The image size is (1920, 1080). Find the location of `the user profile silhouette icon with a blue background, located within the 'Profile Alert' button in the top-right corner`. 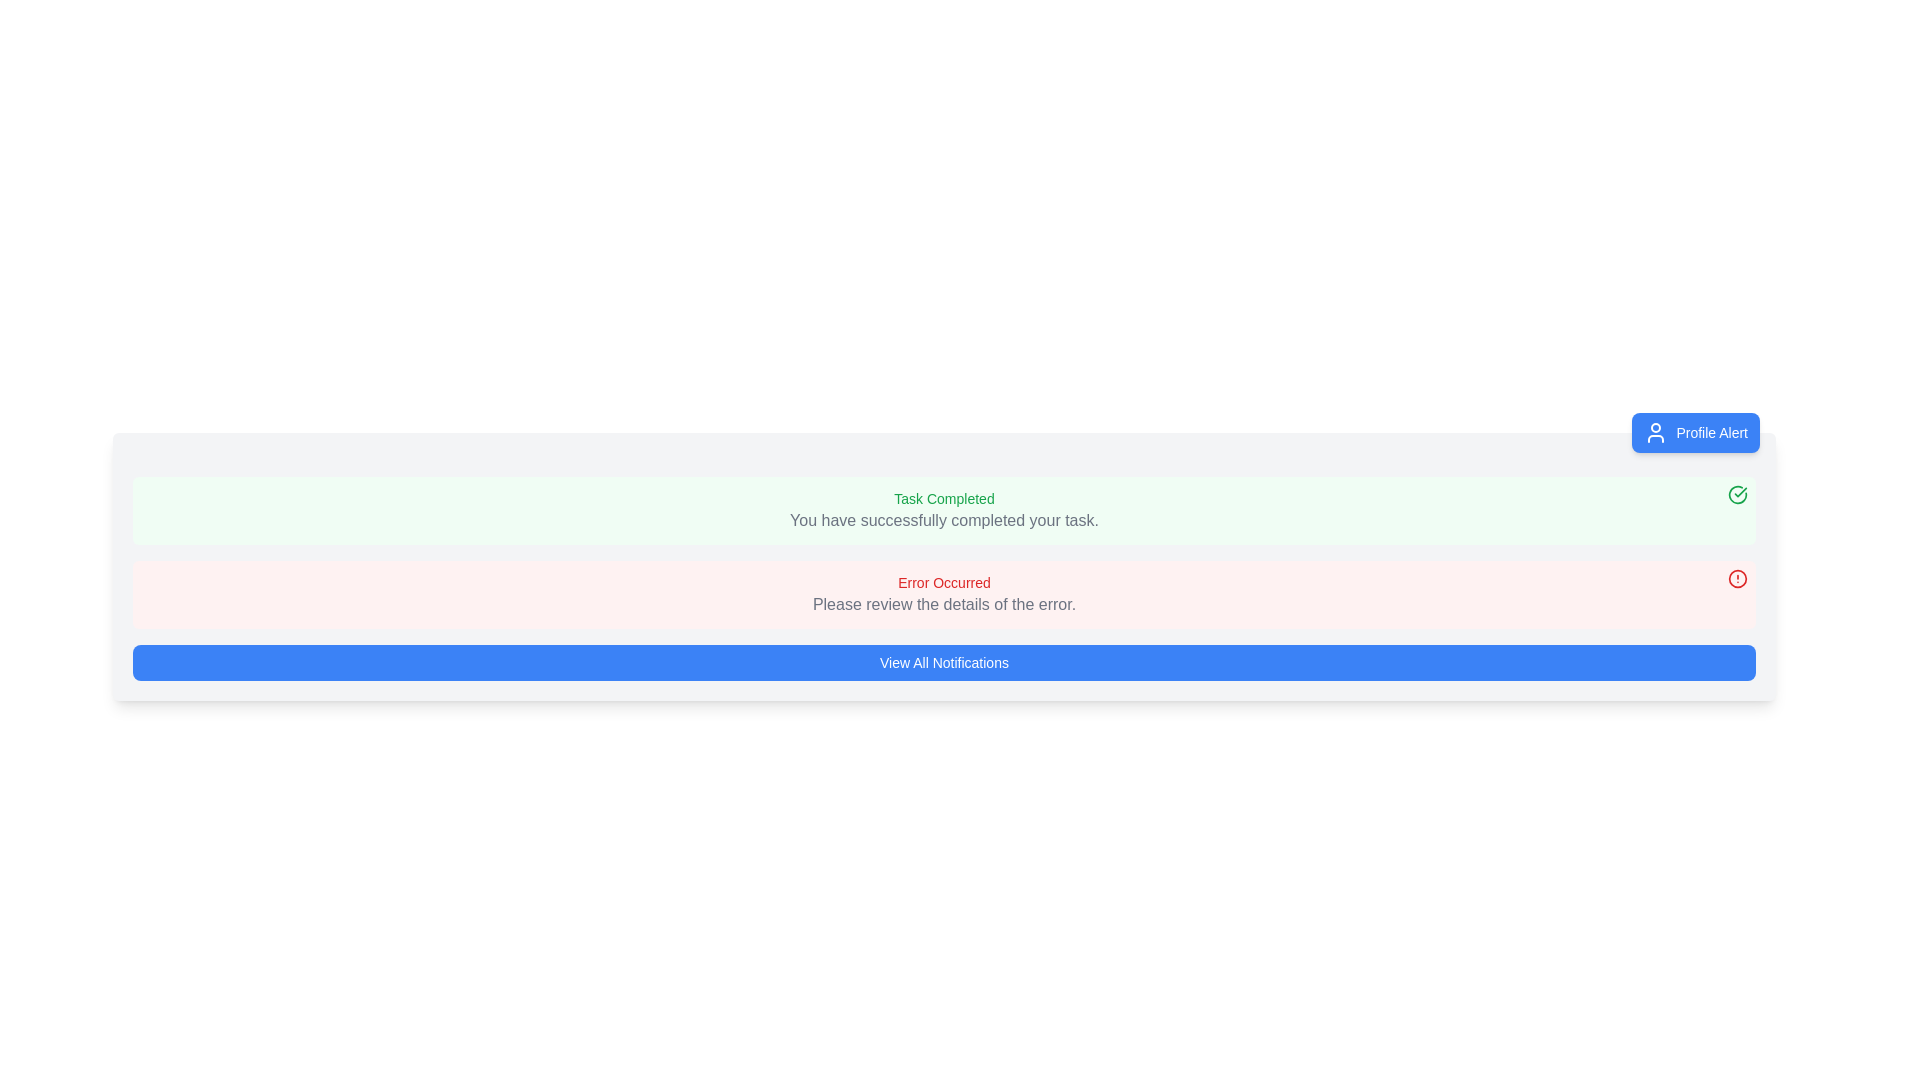

the user profile silhouette icon with a blue background, located within the 'Profile Alert' button in the top-right corner is located at coordinates (1656, 431).